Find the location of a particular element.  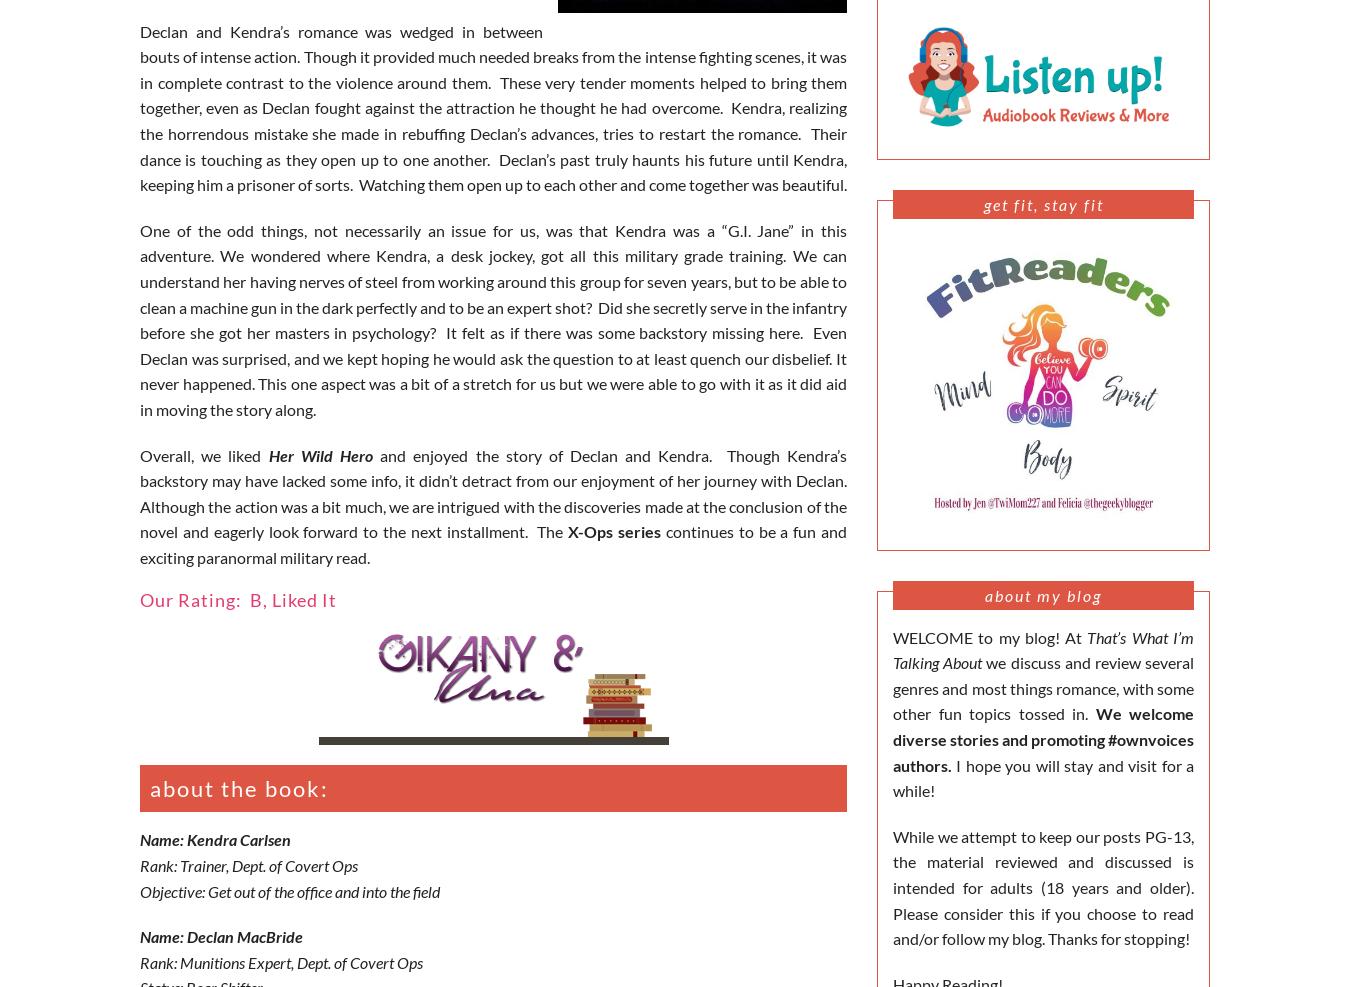

'Name: Kendra Carlsen' is located at coordinates (215, 839).